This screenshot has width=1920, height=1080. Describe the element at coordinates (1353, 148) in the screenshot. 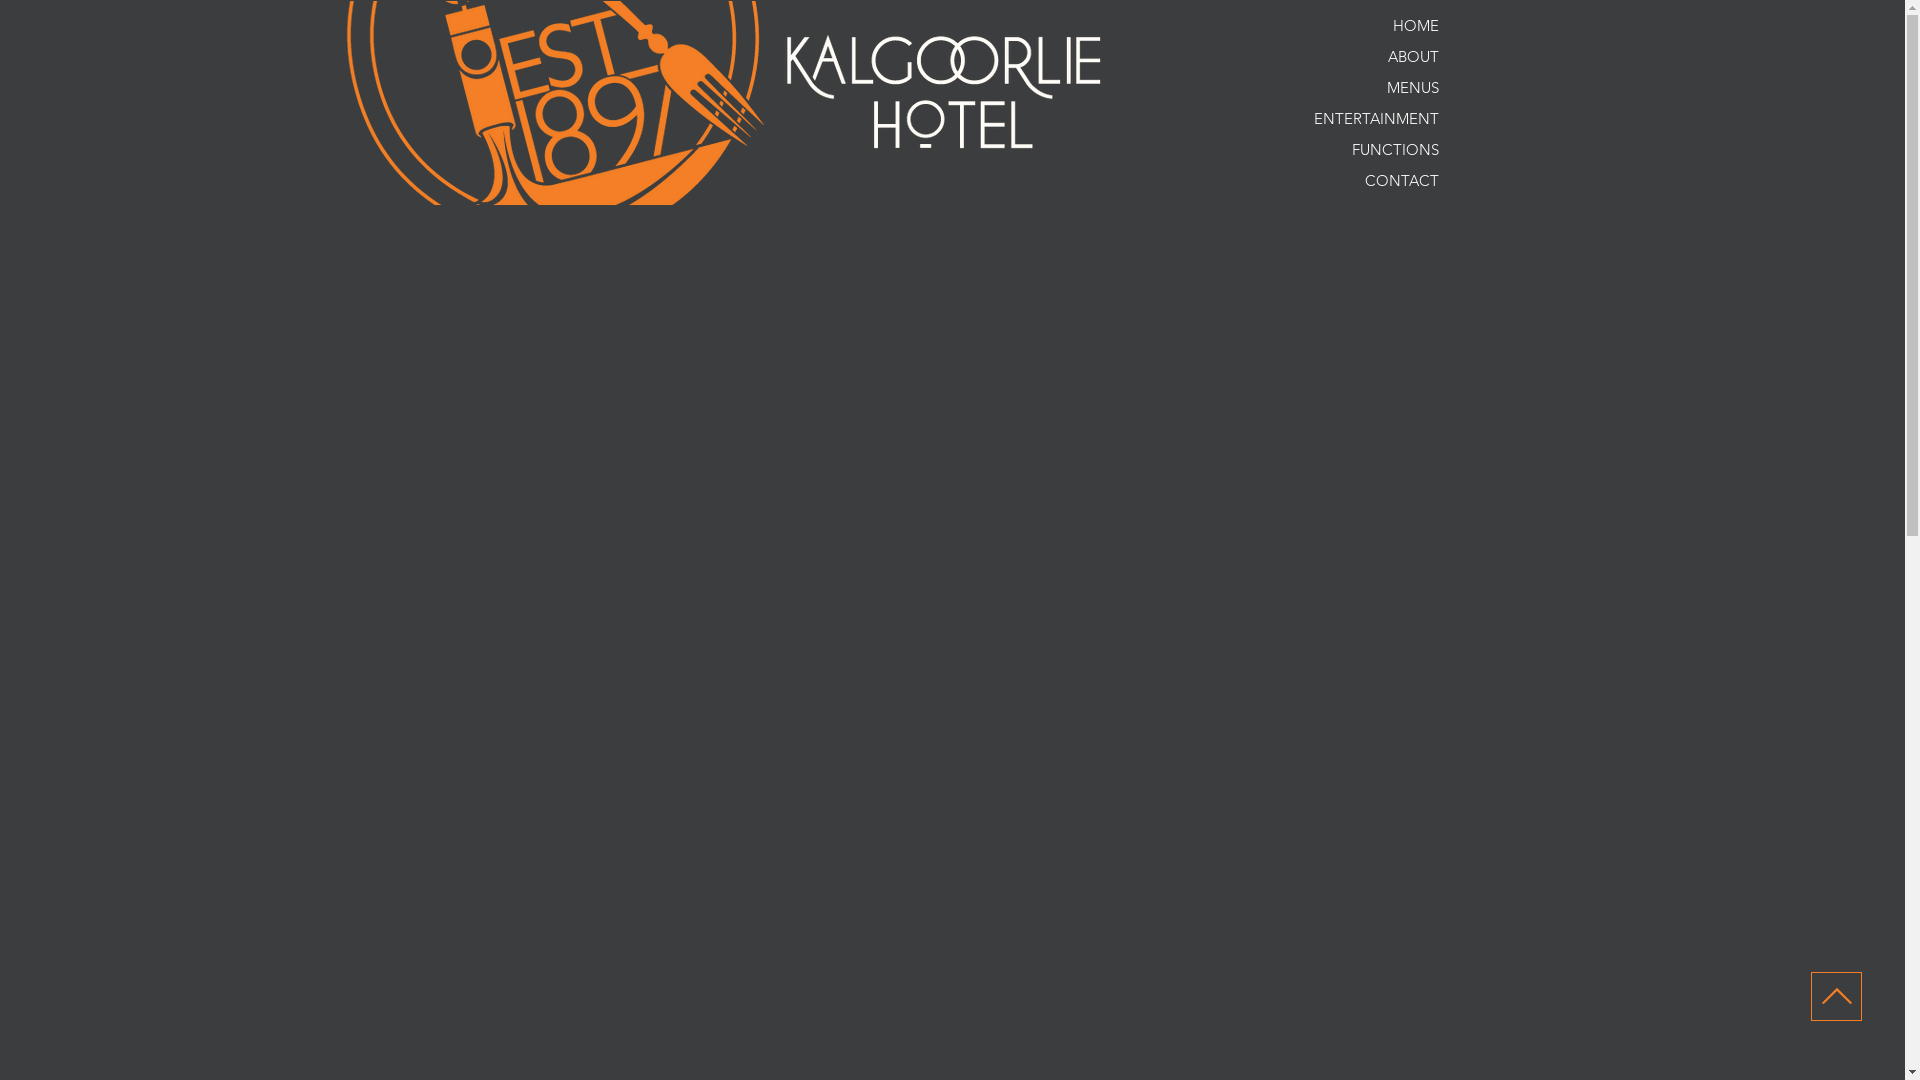

I see `'FUNCTIONS'` at that location.